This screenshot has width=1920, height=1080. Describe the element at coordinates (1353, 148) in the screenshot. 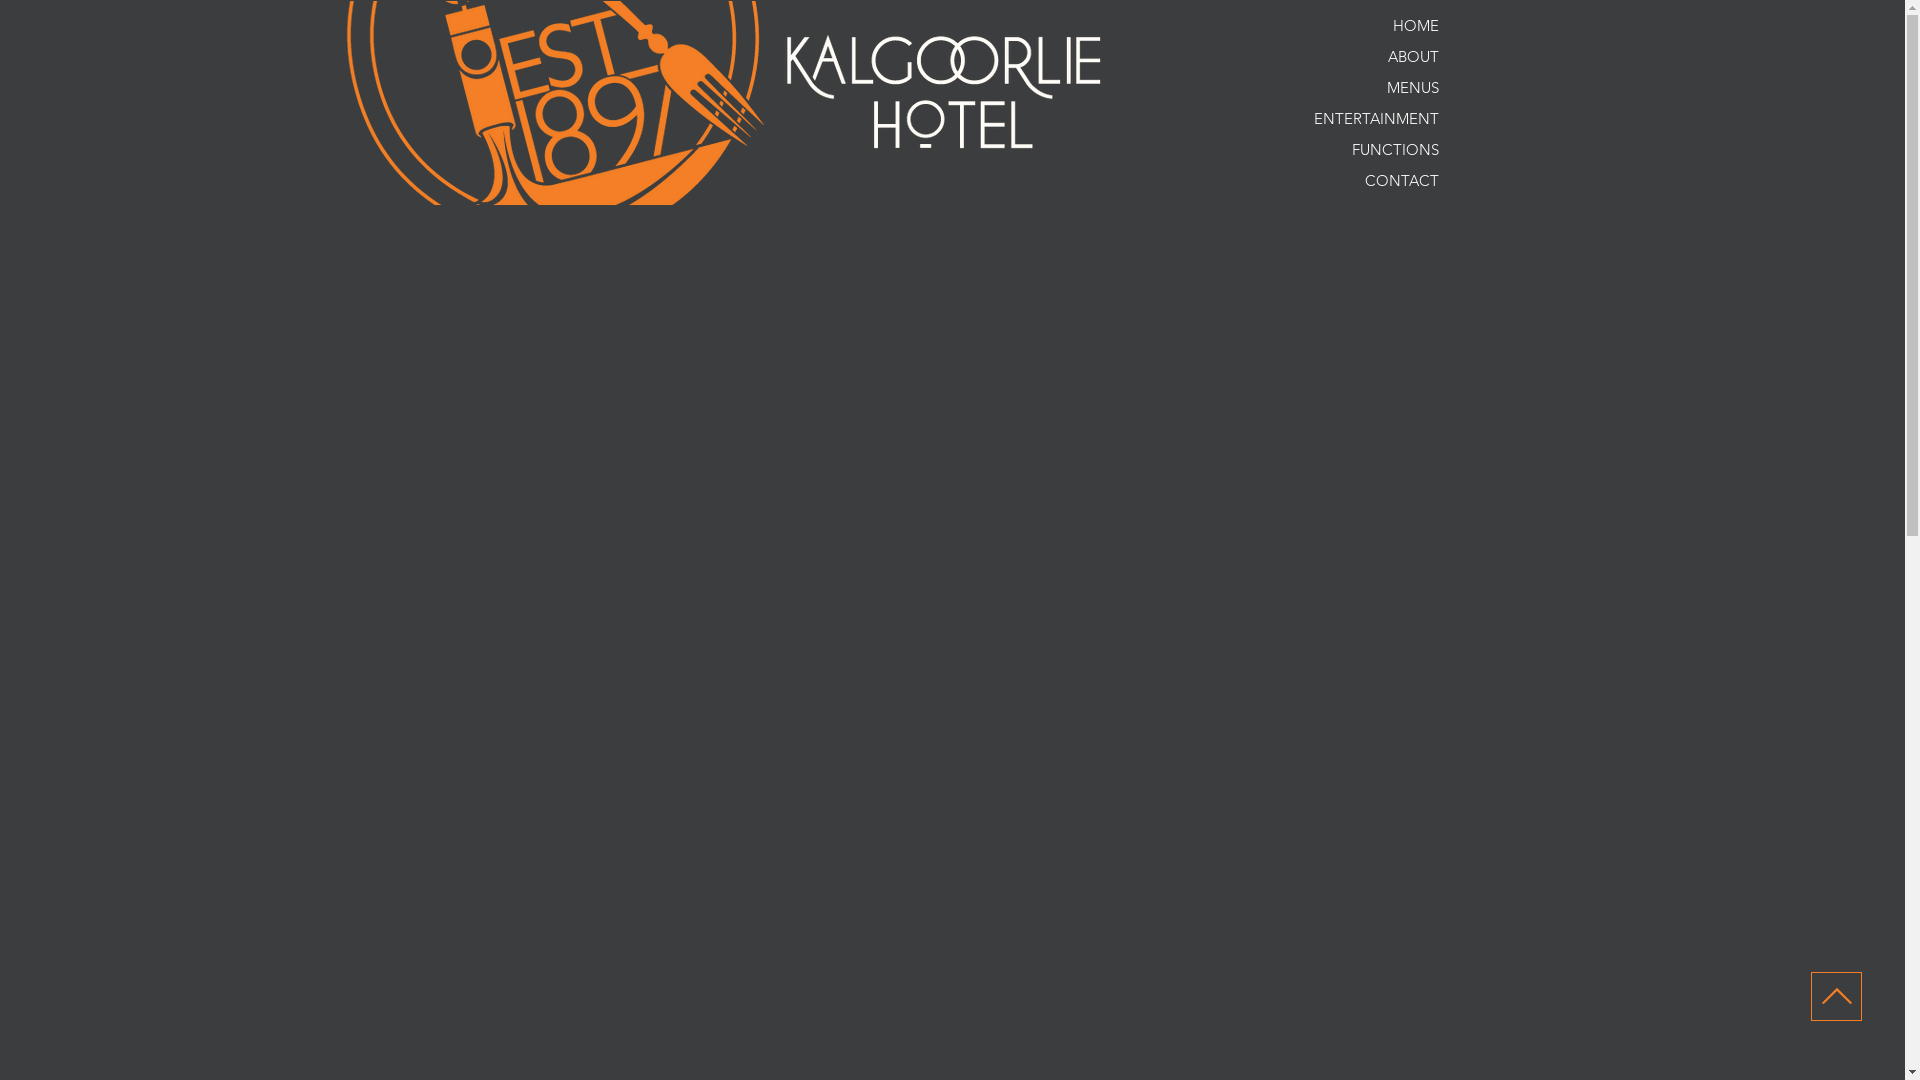

I see `'FUNCTIONS'` at that location.